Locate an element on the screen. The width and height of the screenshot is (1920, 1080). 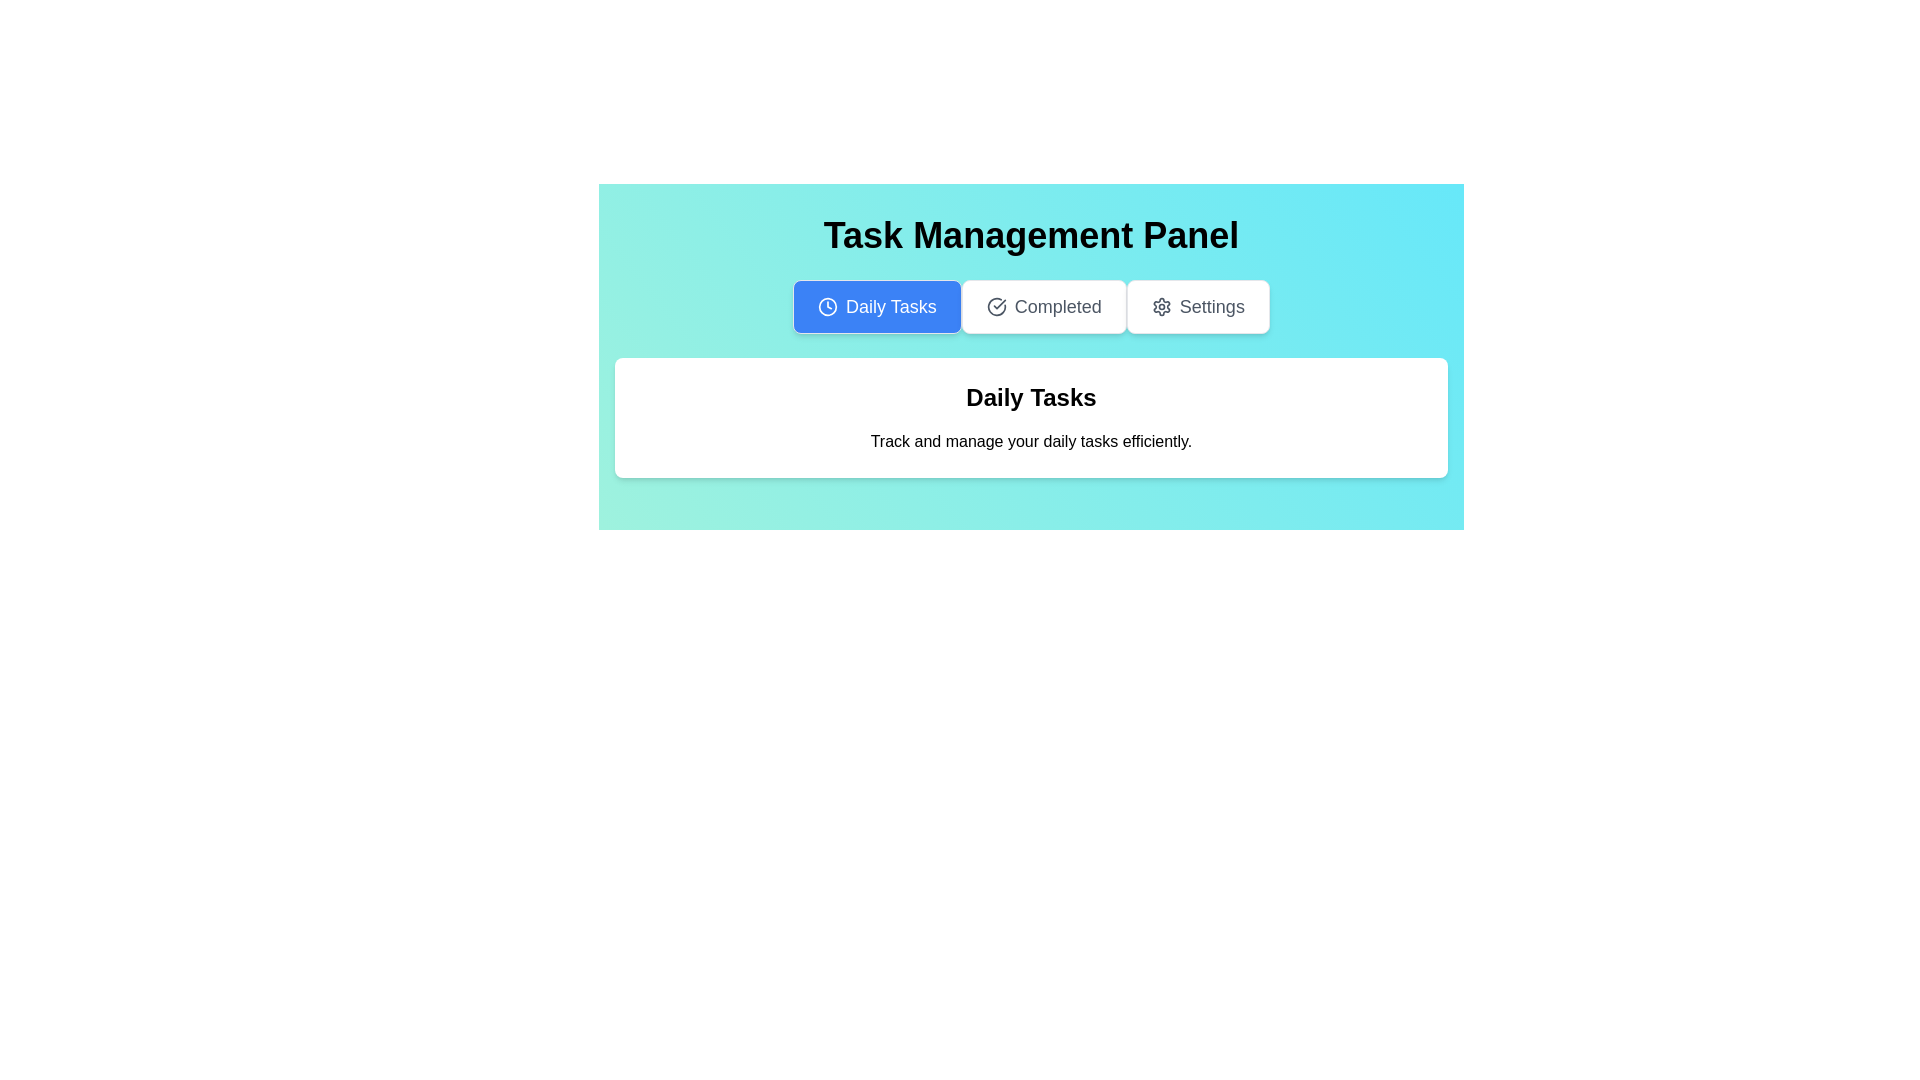
the clock icon located to the left of the 'Daily Tasks' button in the header section is located at coordinates (828, 307).